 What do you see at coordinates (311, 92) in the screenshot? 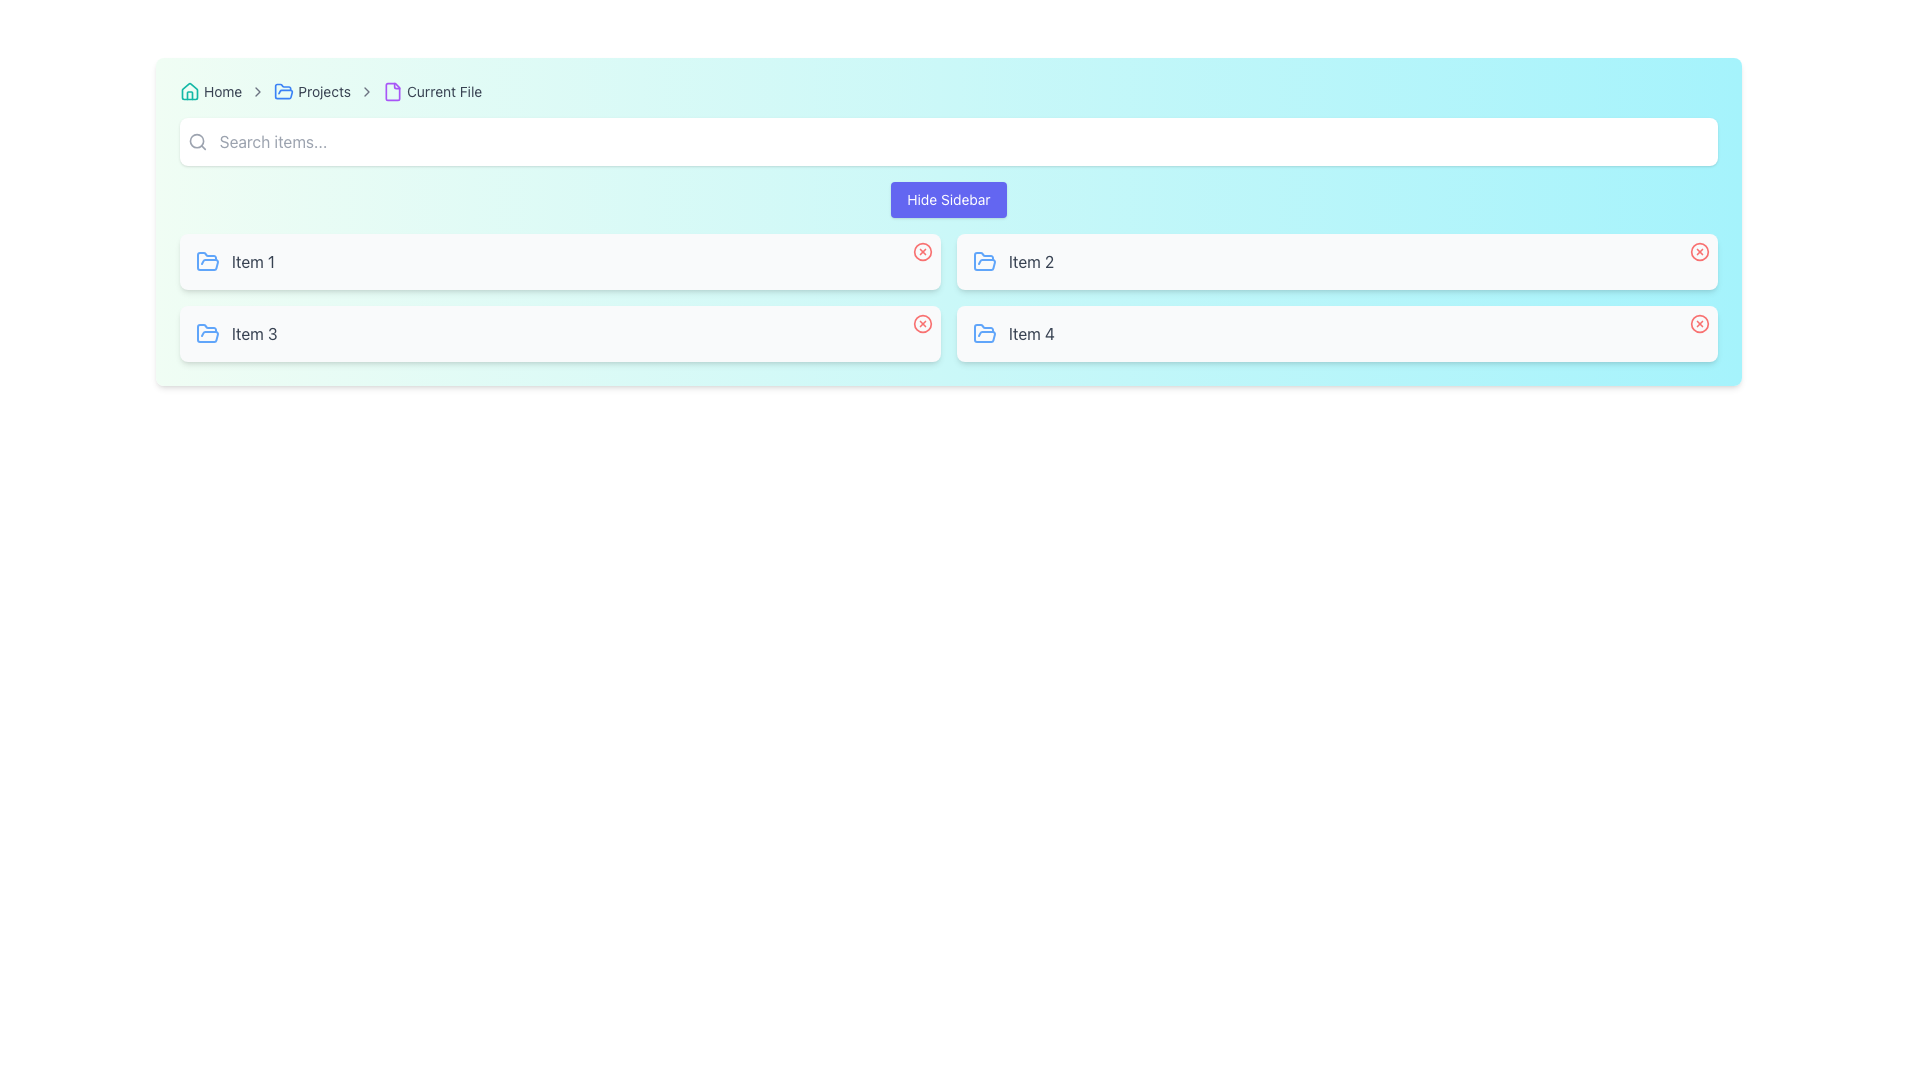
I see `the breadcrumb navigation link indicating the 'Projects' level, which is the second node in the breadcrumb navigation bar` at bounding box center [311, 92].